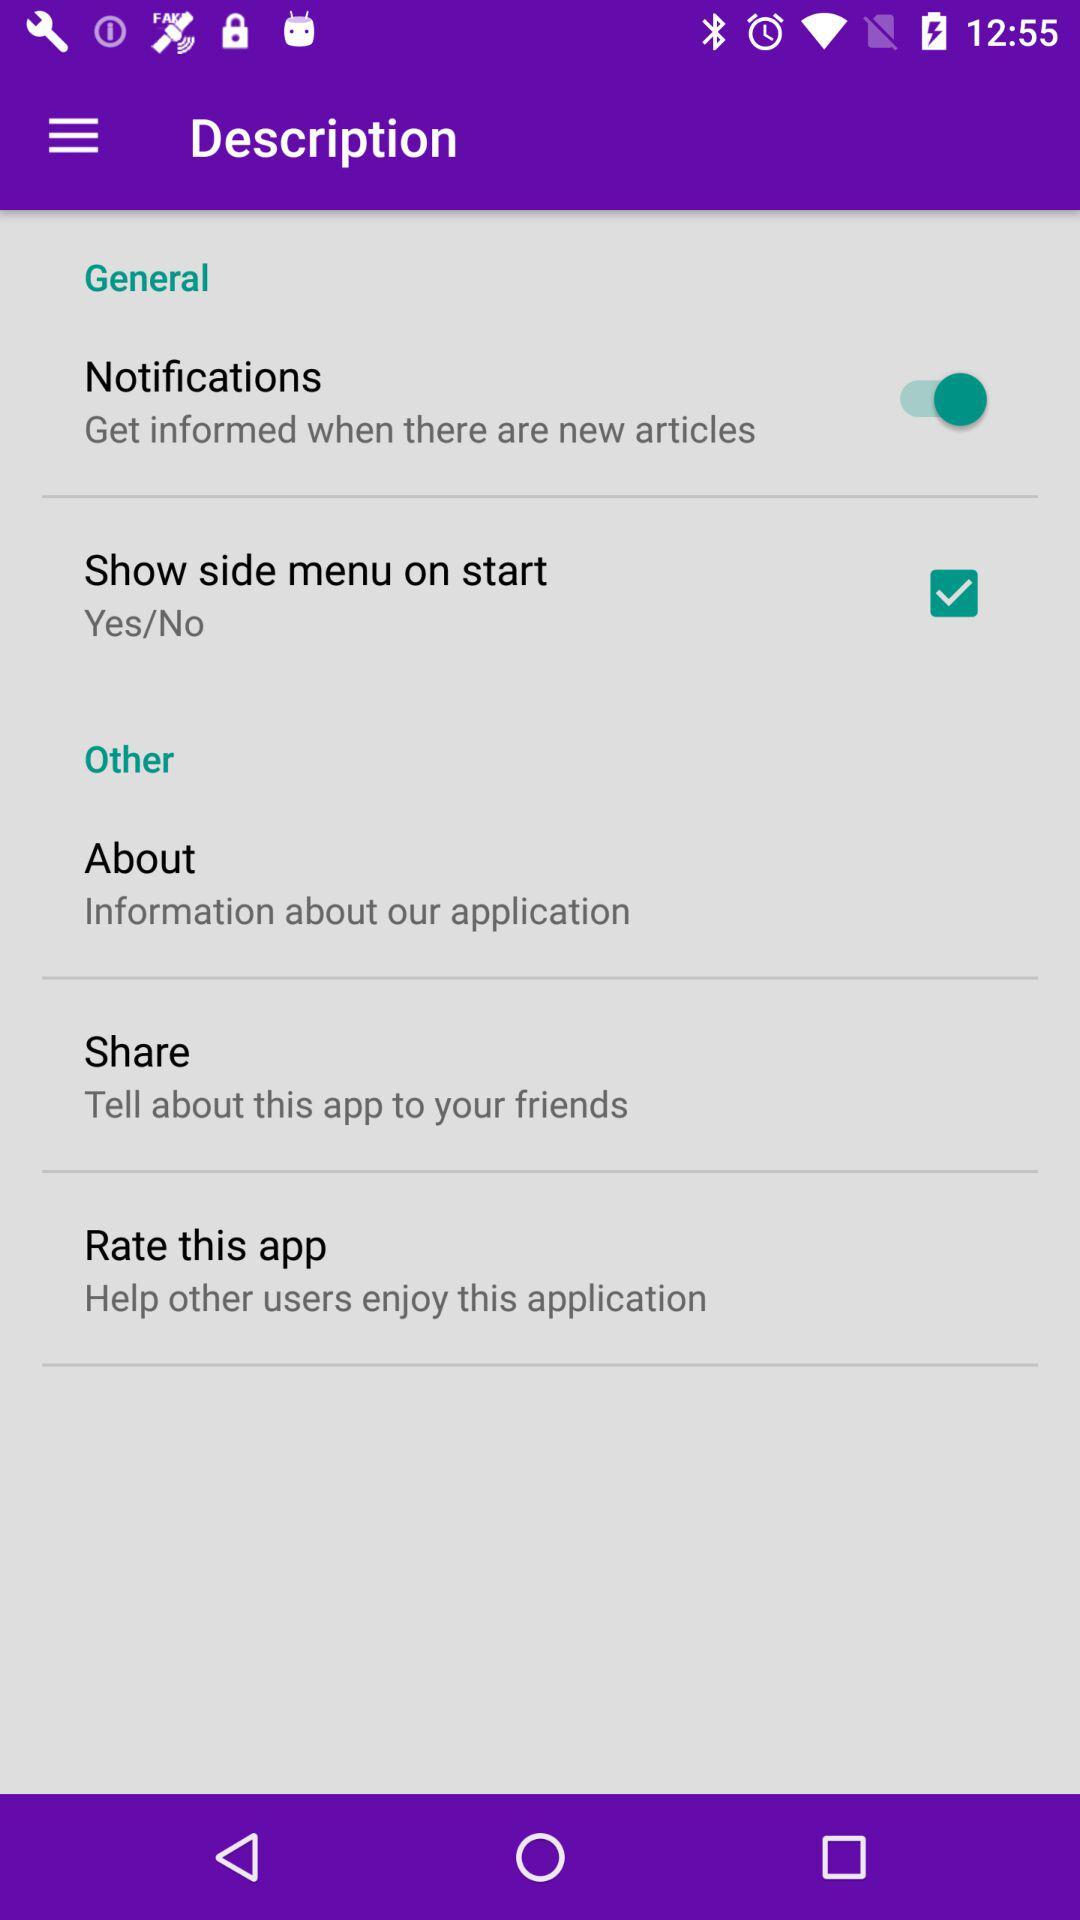  I want to click on icon below show side menu item, so click(143, 620).